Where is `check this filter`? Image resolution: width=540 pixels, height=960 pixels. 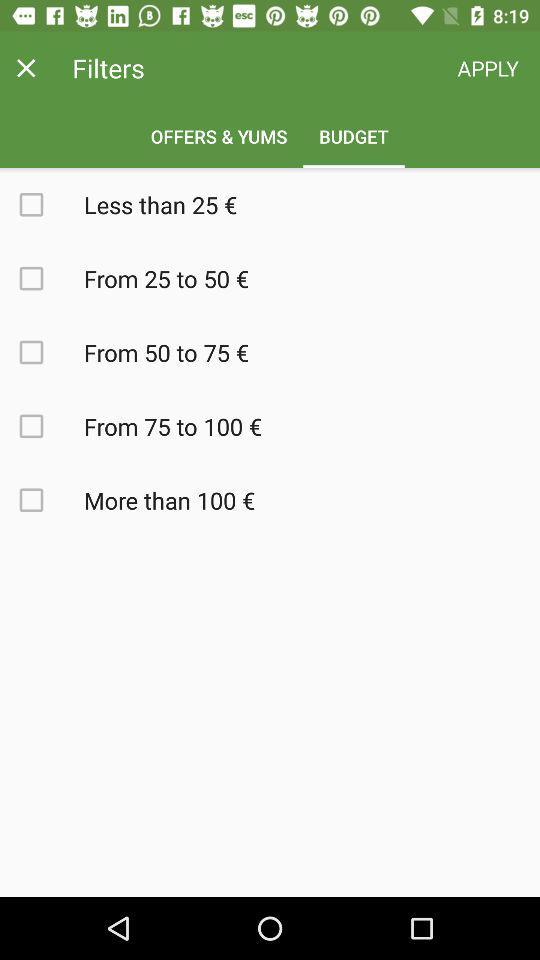 check this filter is located at coordinates (42, 499).